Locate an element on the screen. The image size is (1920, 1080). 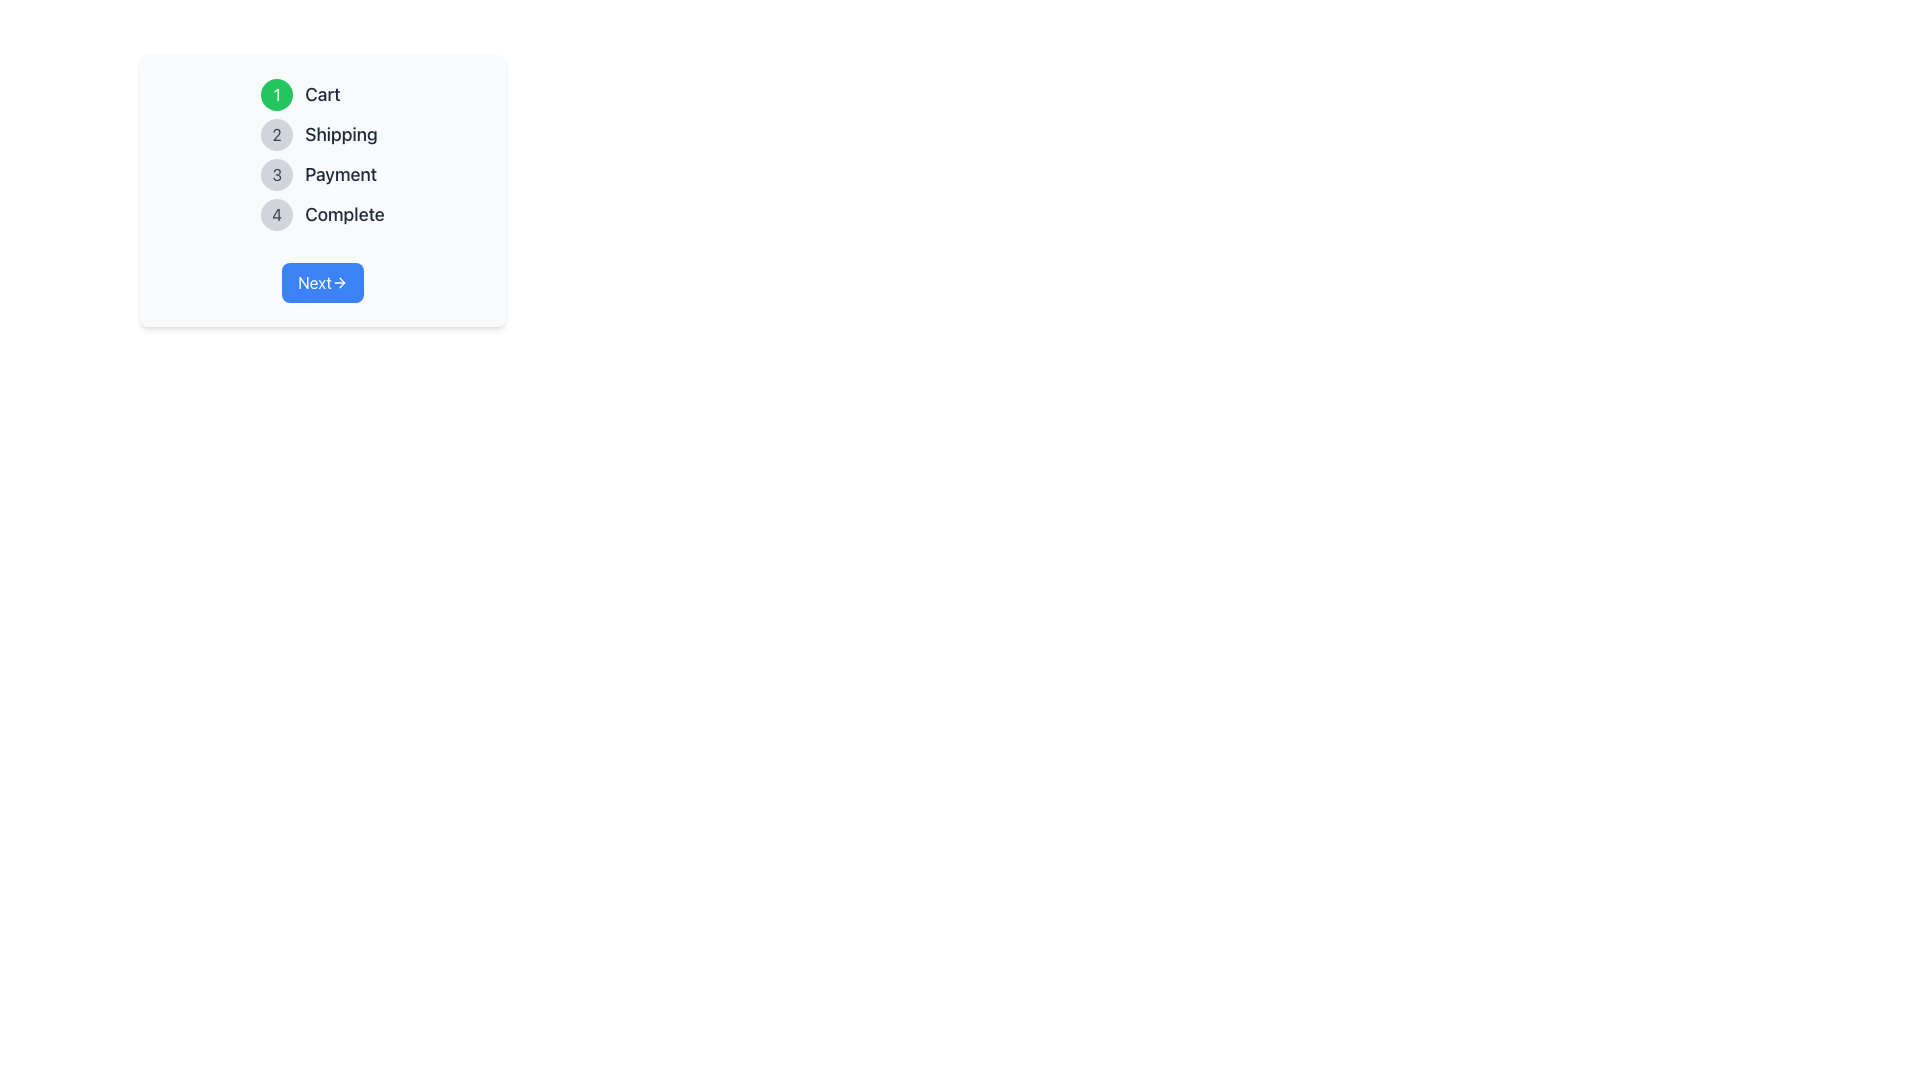
the static visual indicator that represents the final step in a sequence, located in the bottom-left section of the interface, below '3 Payment' and preceding 'Complete' is located at coordinates (276, 215).